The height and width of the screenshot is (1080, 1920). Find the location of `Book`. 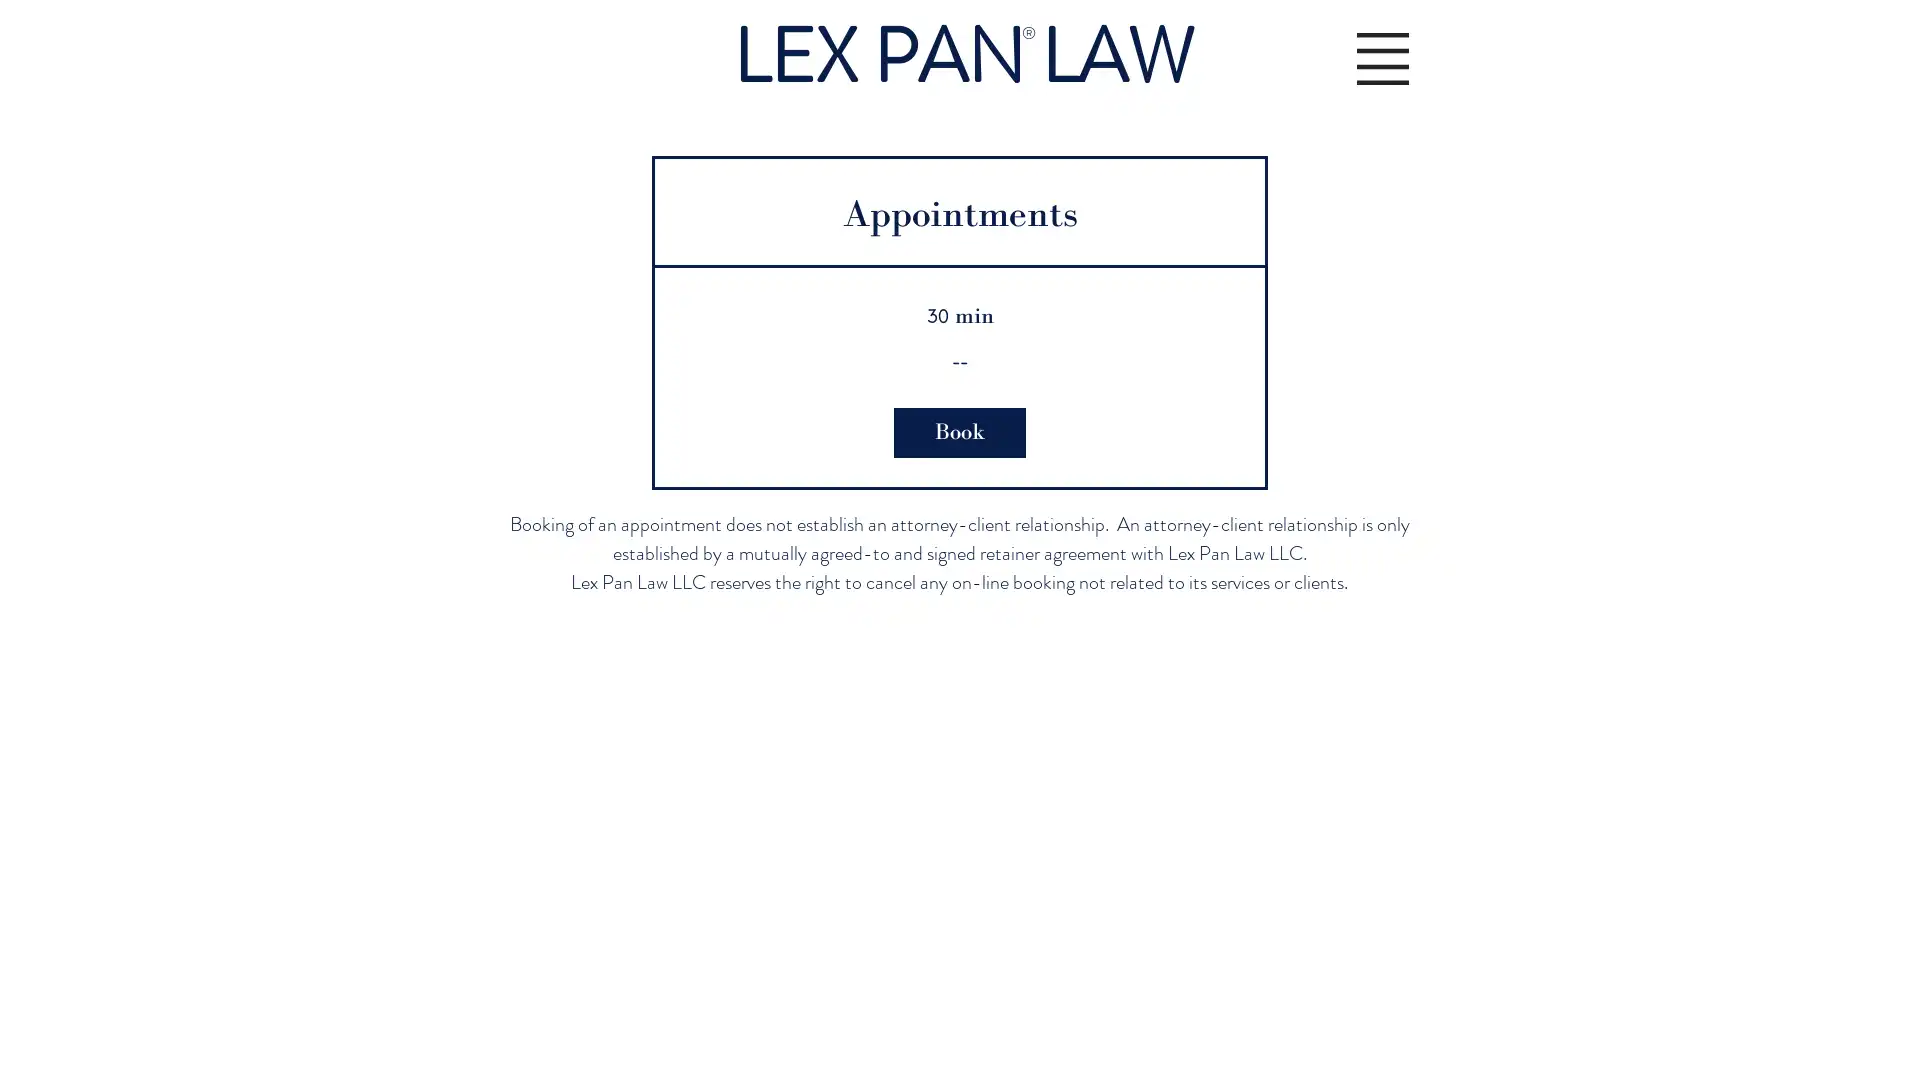

Book is located at coordinates (960, 431).